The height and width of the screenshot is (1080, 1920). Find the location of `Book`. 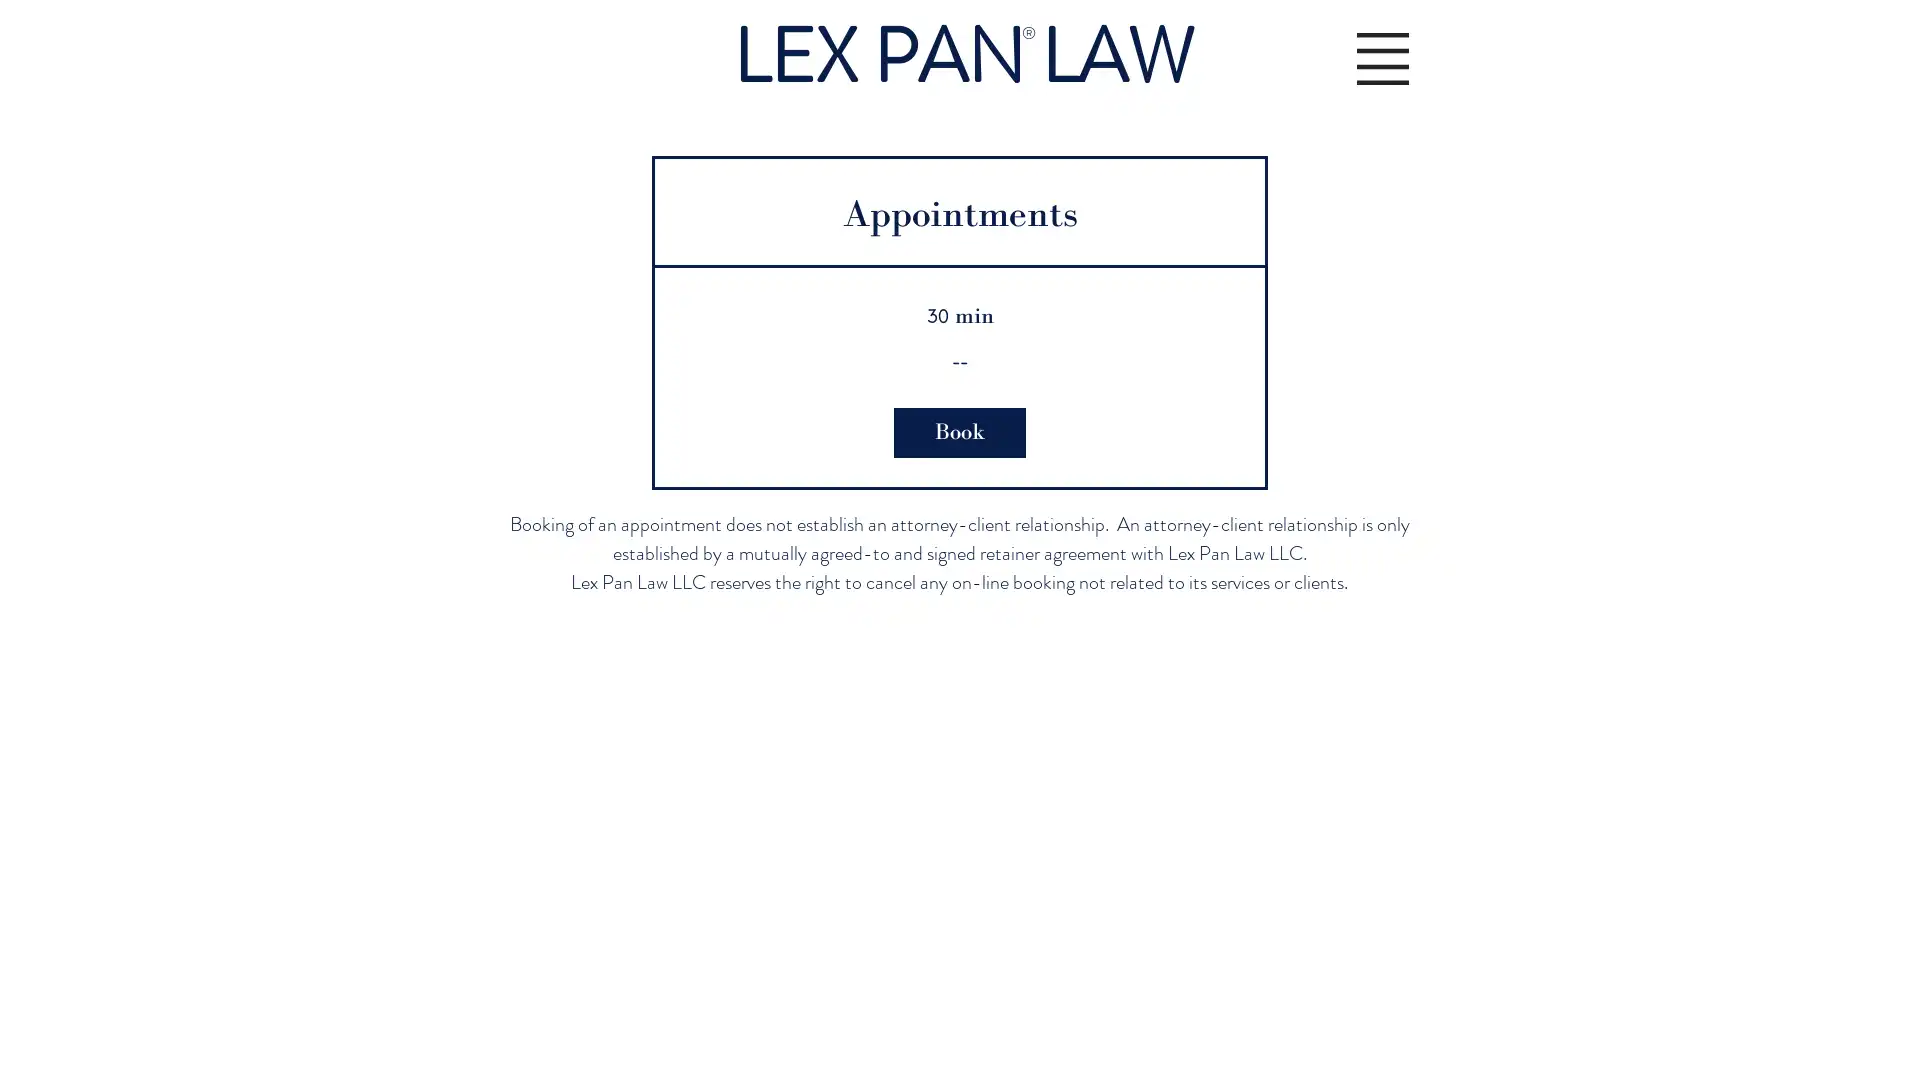

Book is located at coordinates (960, 431).